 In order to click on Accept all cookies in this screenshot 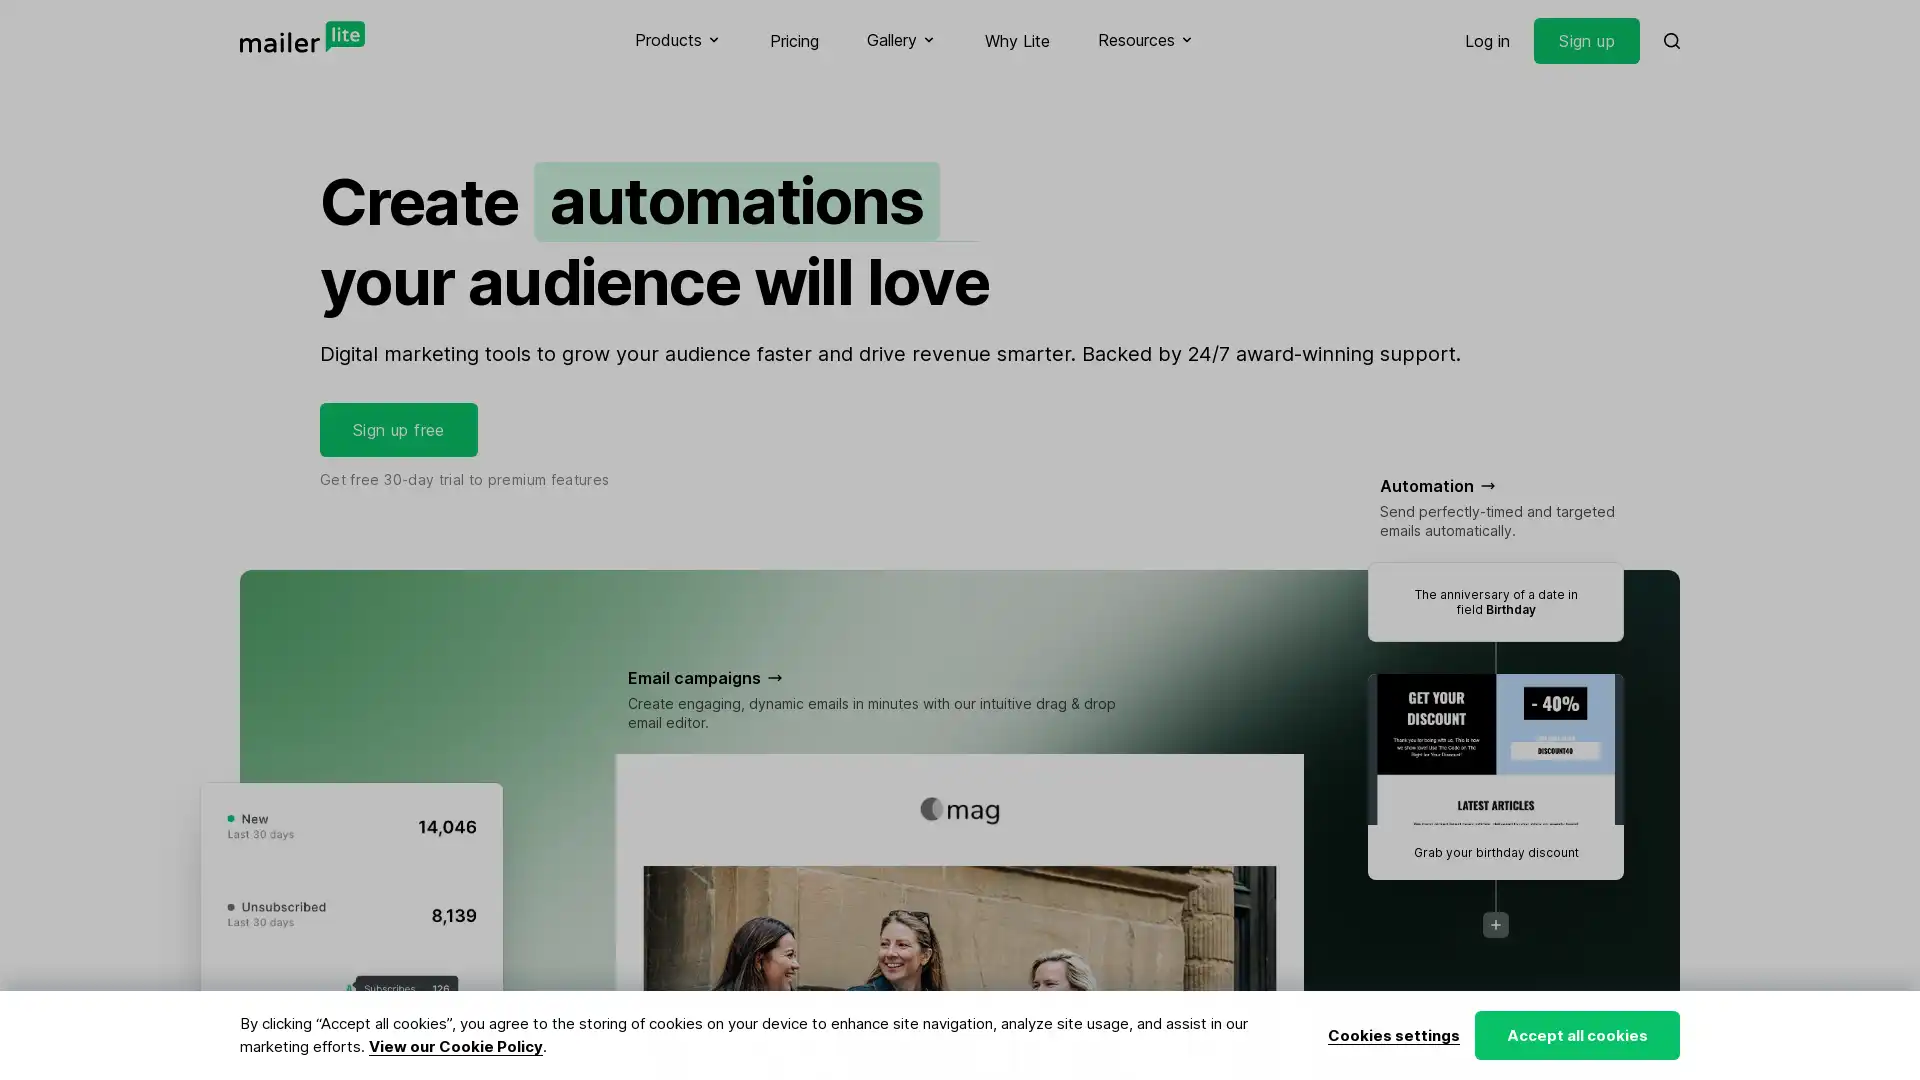, I will do `click(1576, 1035)`.